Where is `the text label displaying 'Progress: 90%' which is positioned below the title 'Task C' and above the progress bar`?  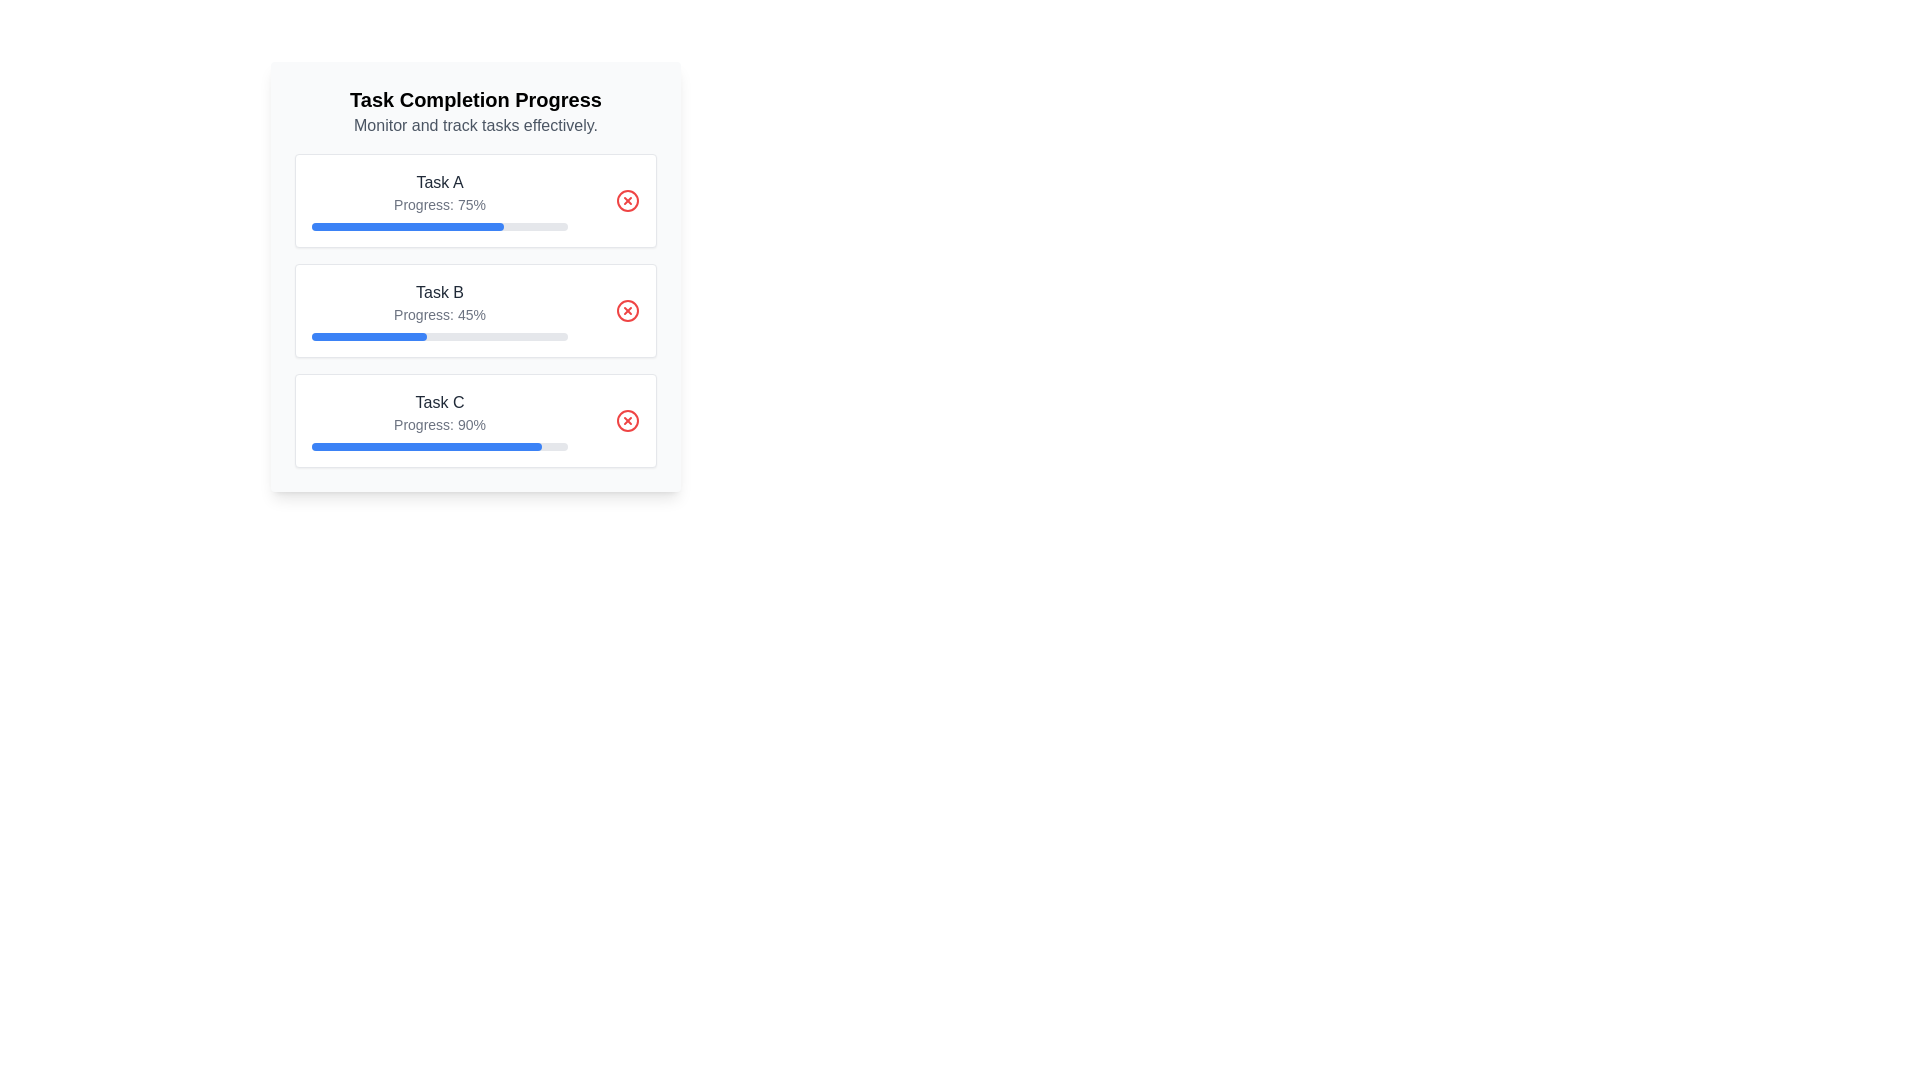
the text label displaying 'Progress: 90%' which is positioned below the title 'Task C' and above the progress bar is located at coordinates (439, 423).